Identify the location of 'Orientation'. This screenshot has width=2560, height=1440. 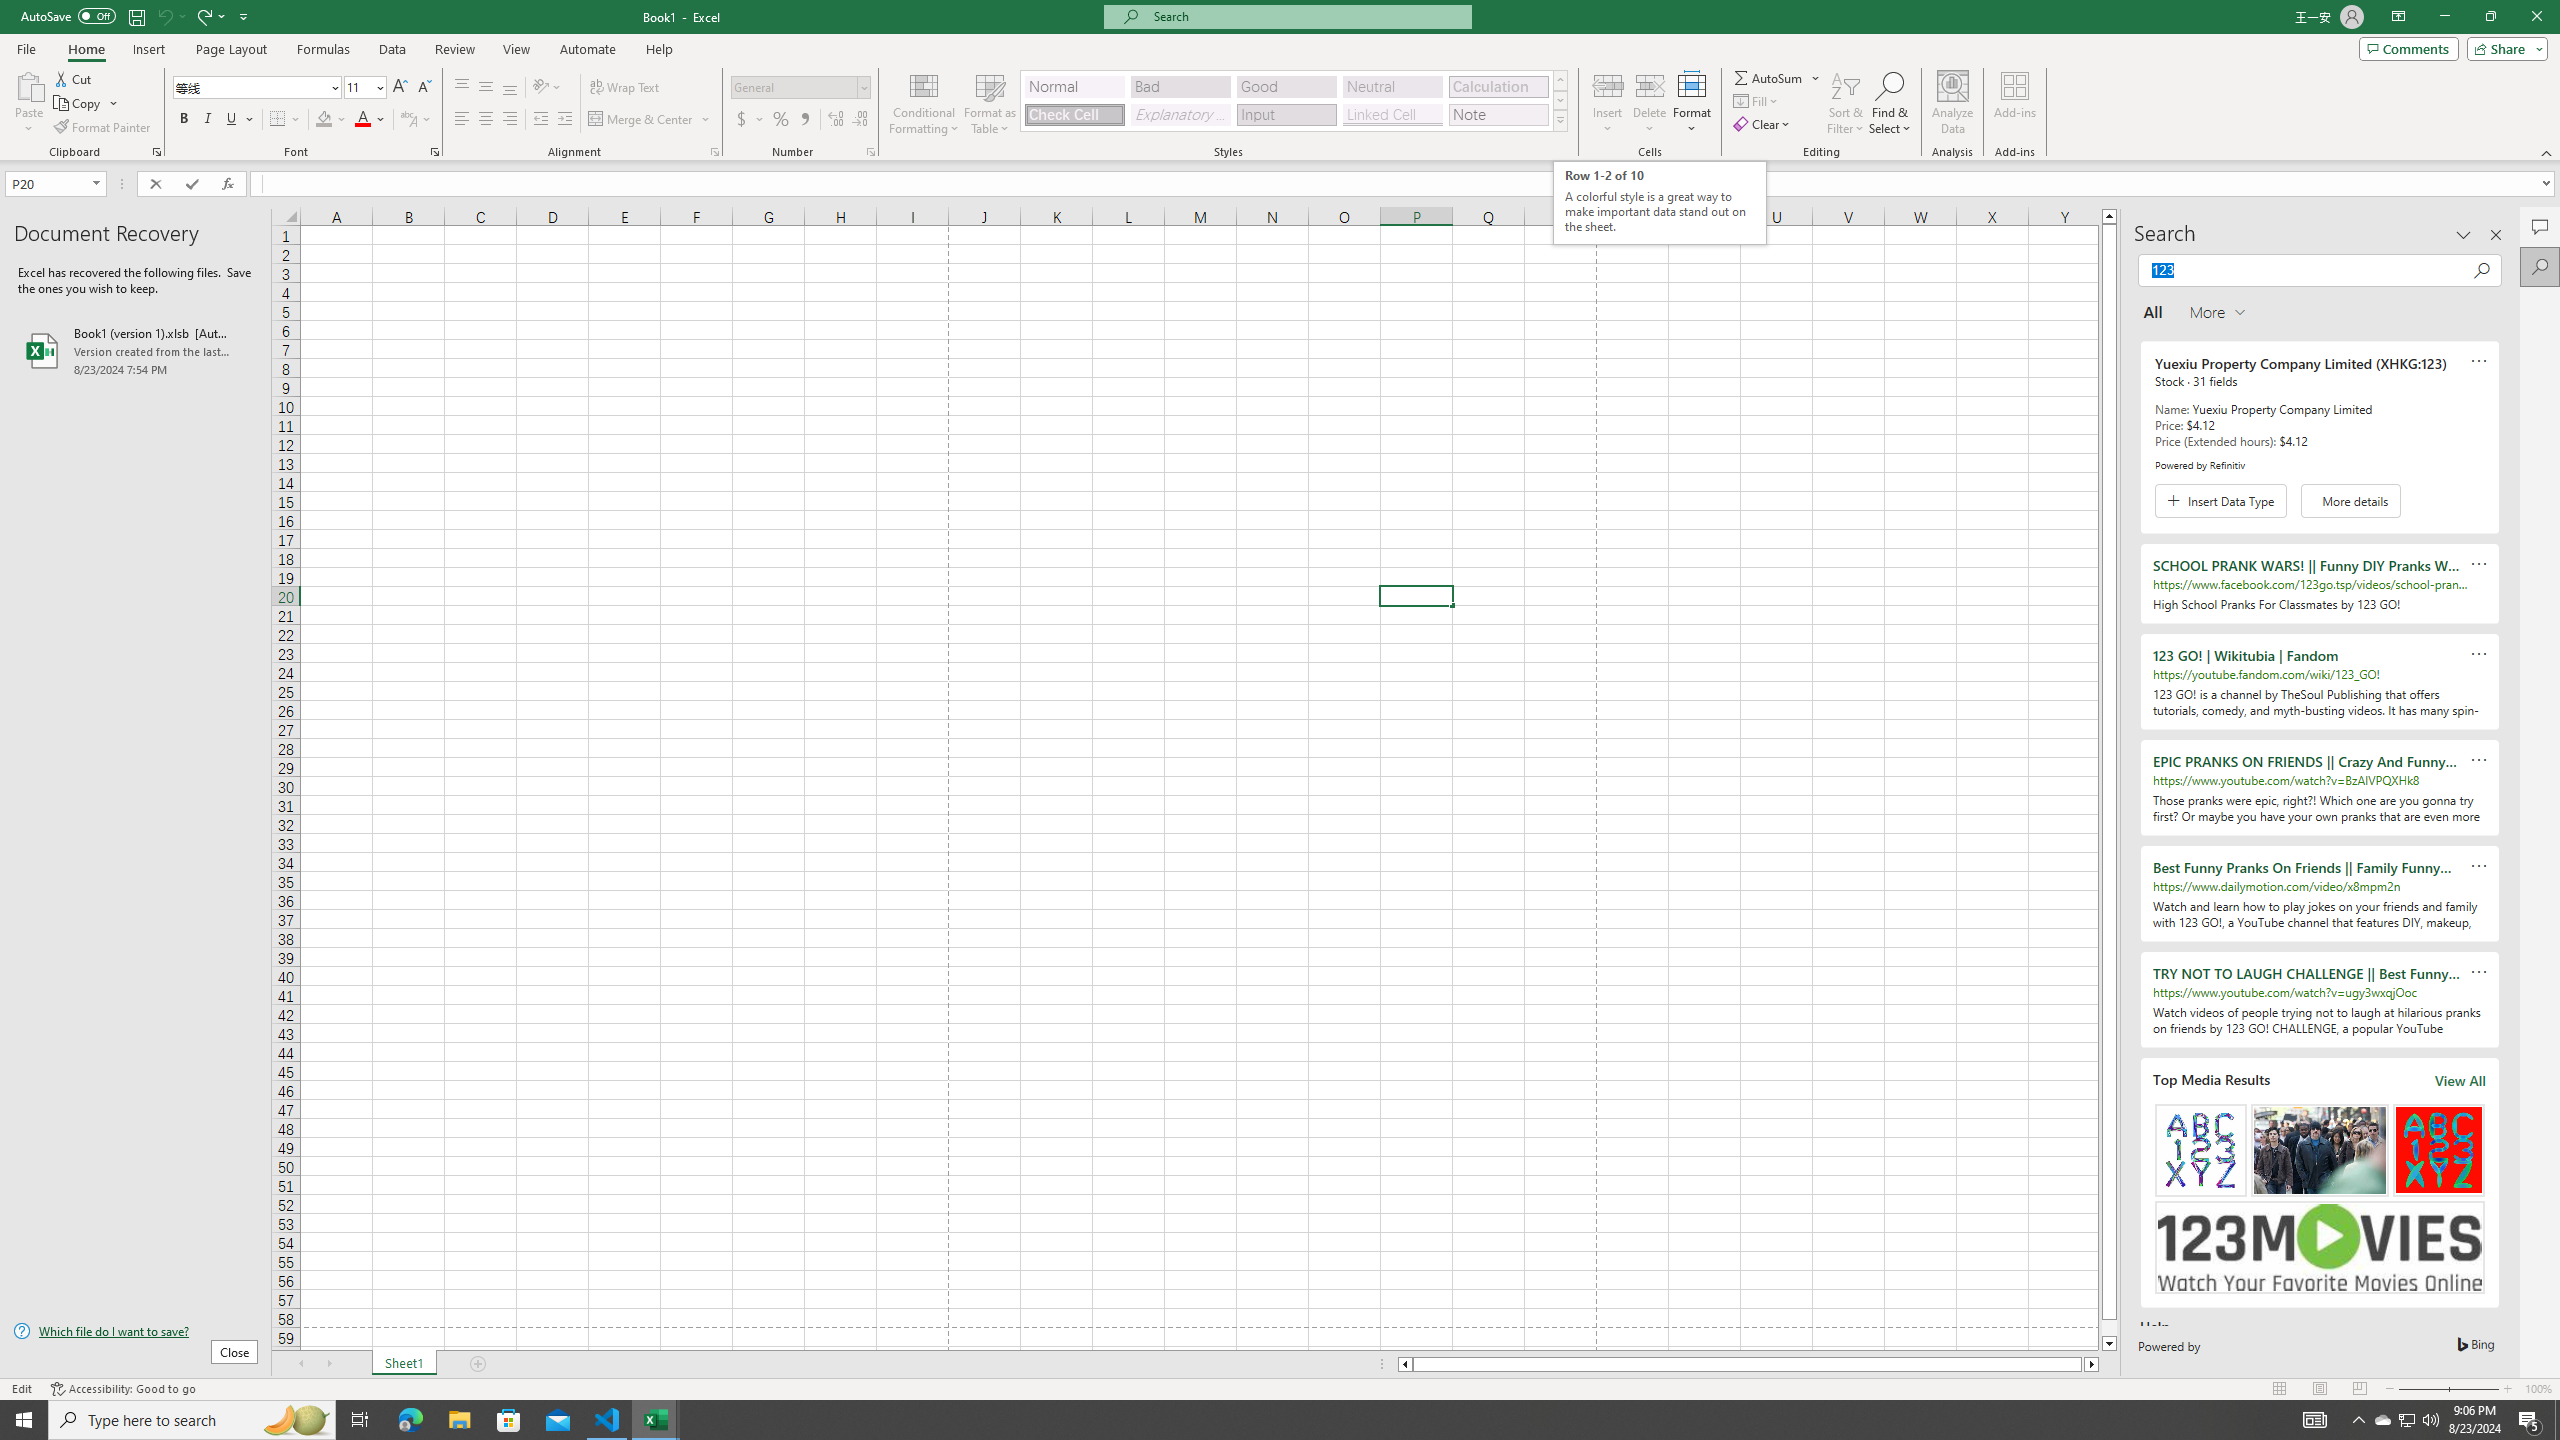
(546, 87).